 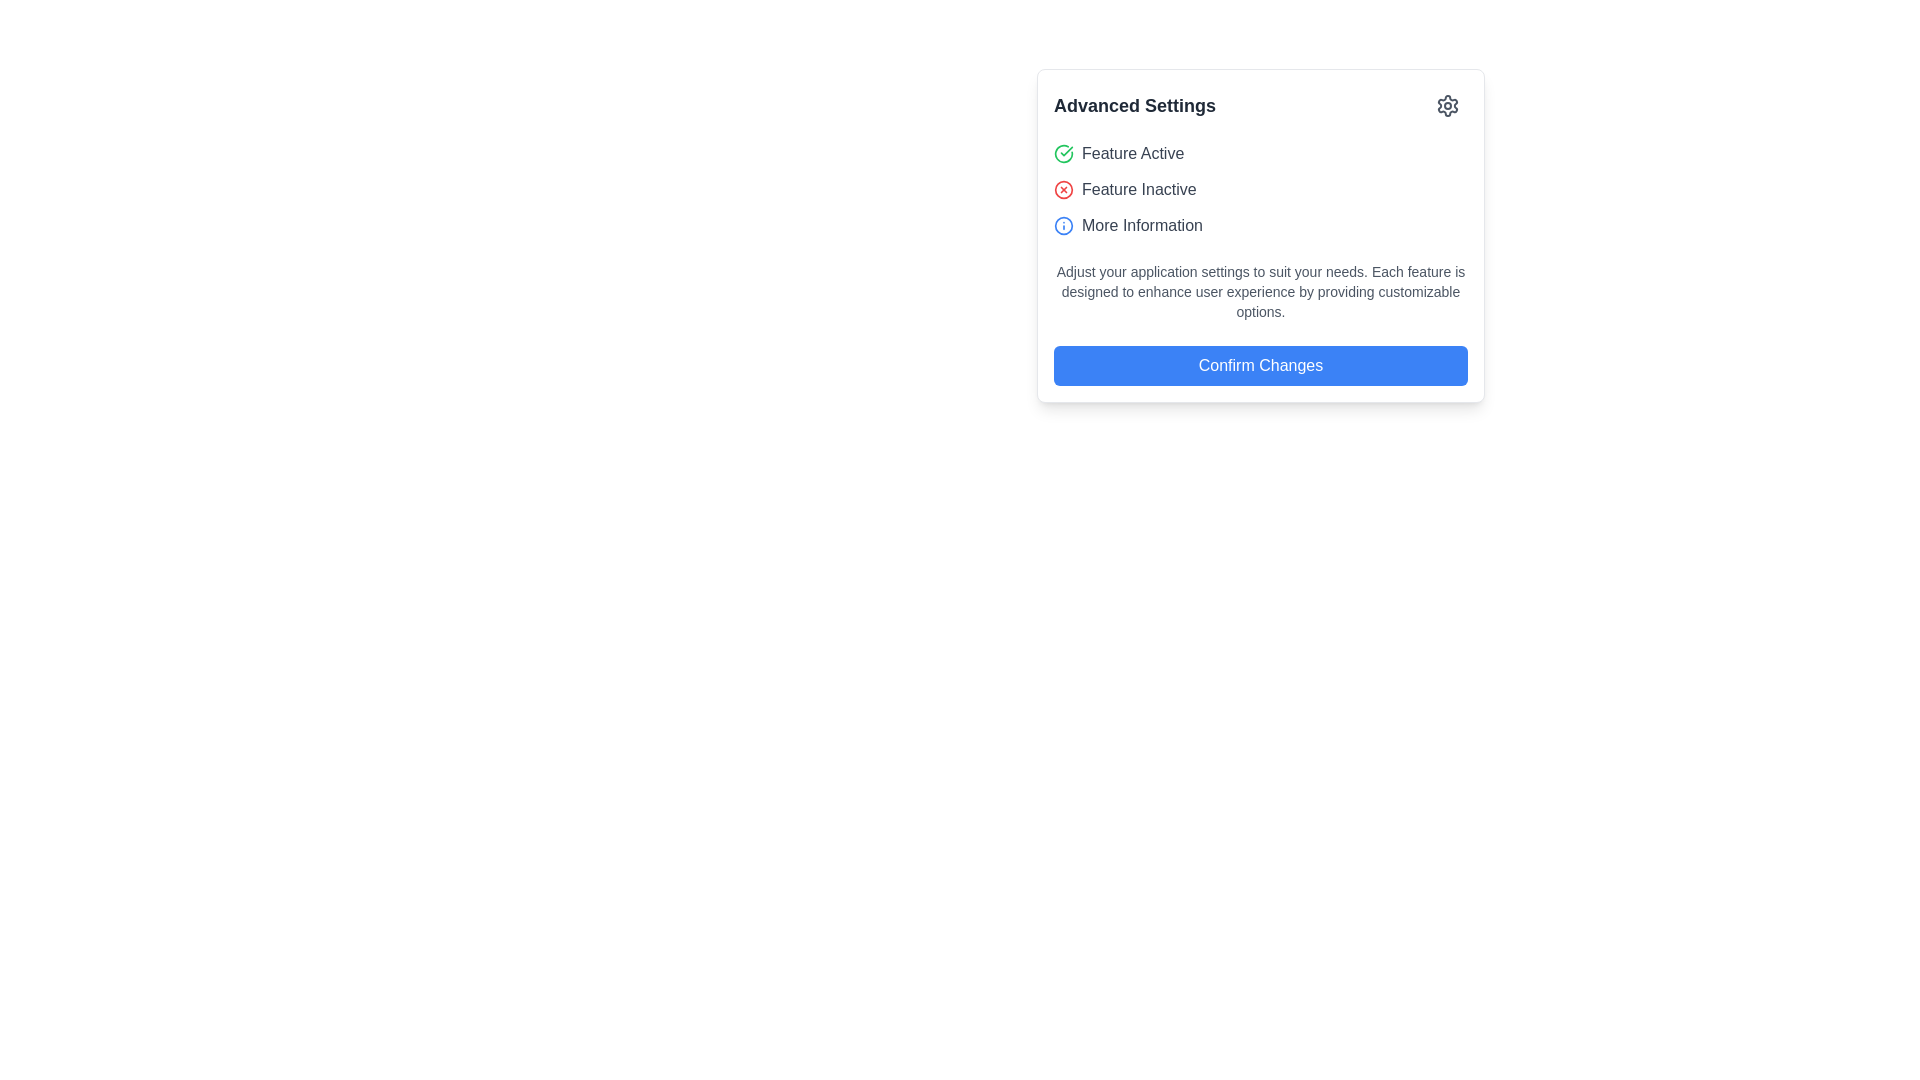 I want to click on the status indicator icon styled as a circular checkmark representing the 'Feature Active' setting, located in the 'Advanced Settings' modal to the left of the 'Feature Active' label, so click(x=1063, y=153).